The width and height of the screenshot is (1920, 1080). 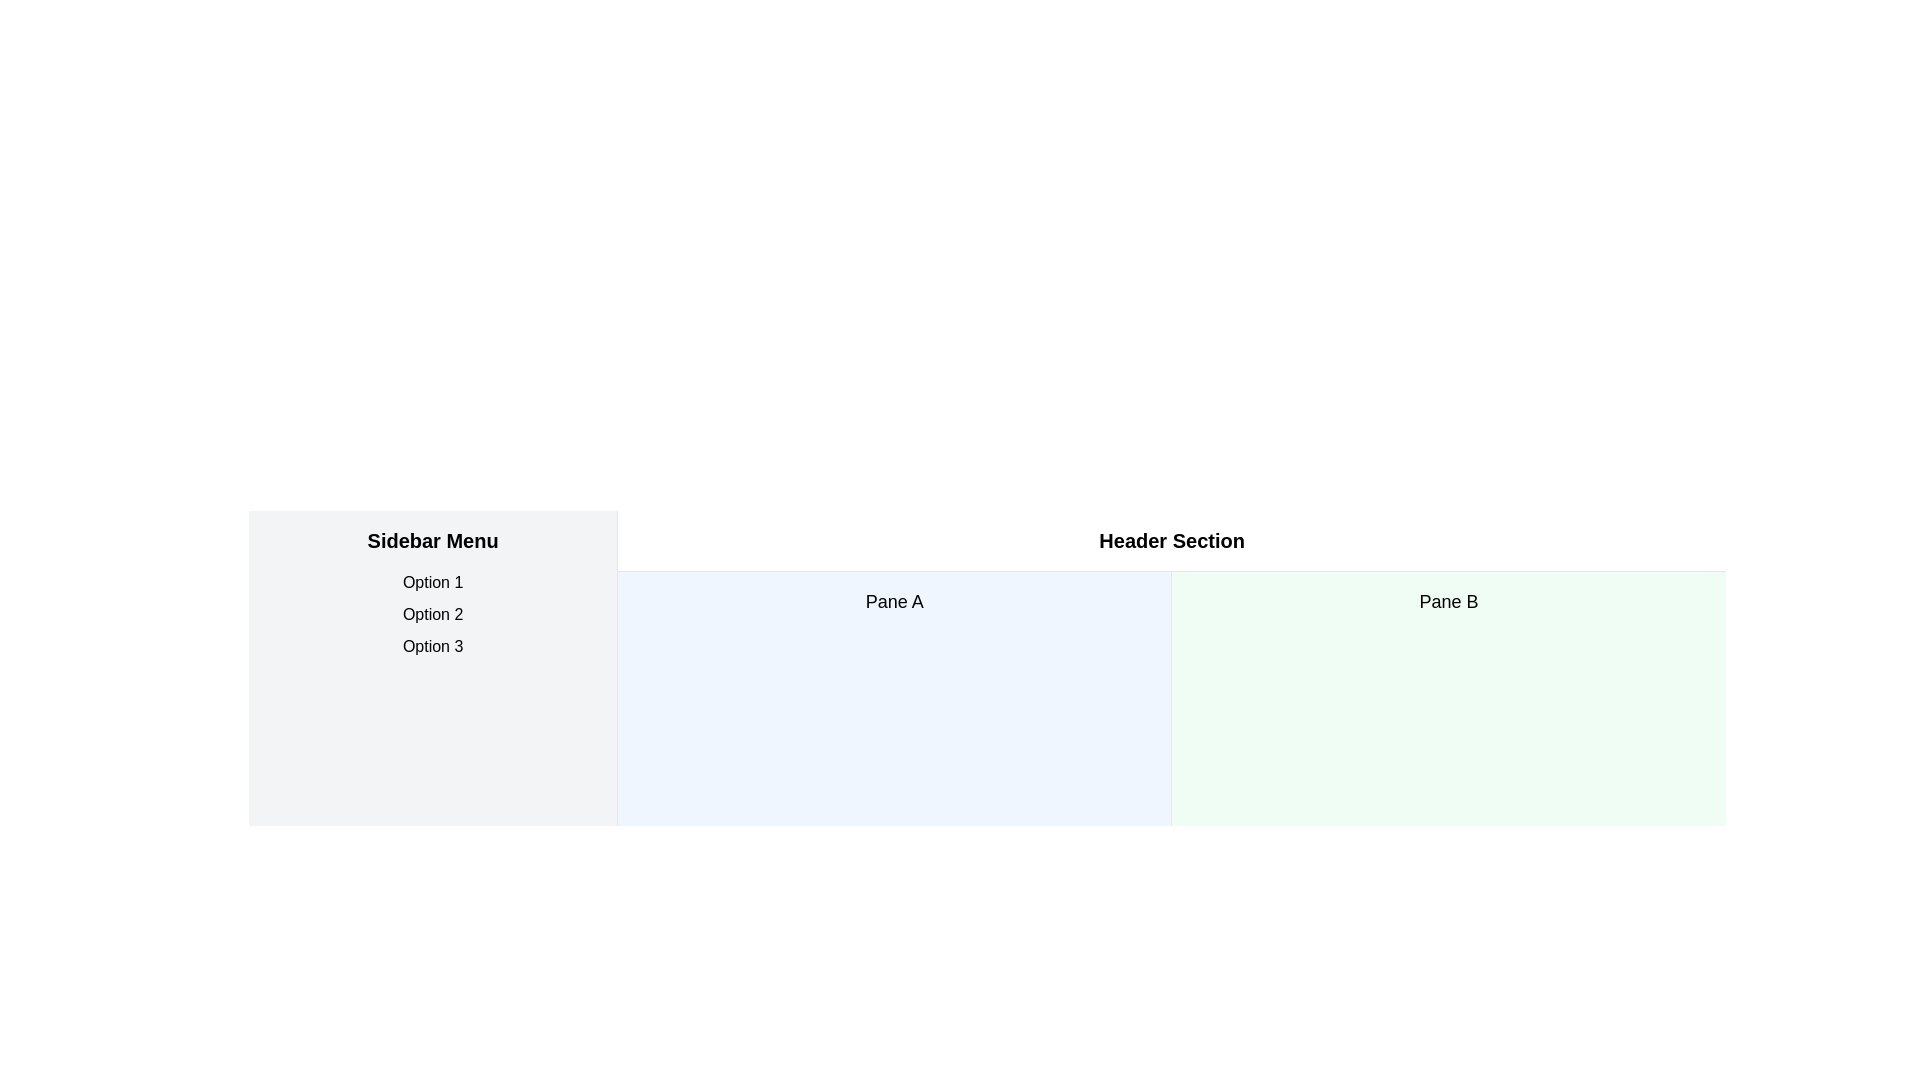 I want to click on the third option in the left sidebar menu, so click(x=432, y=647).